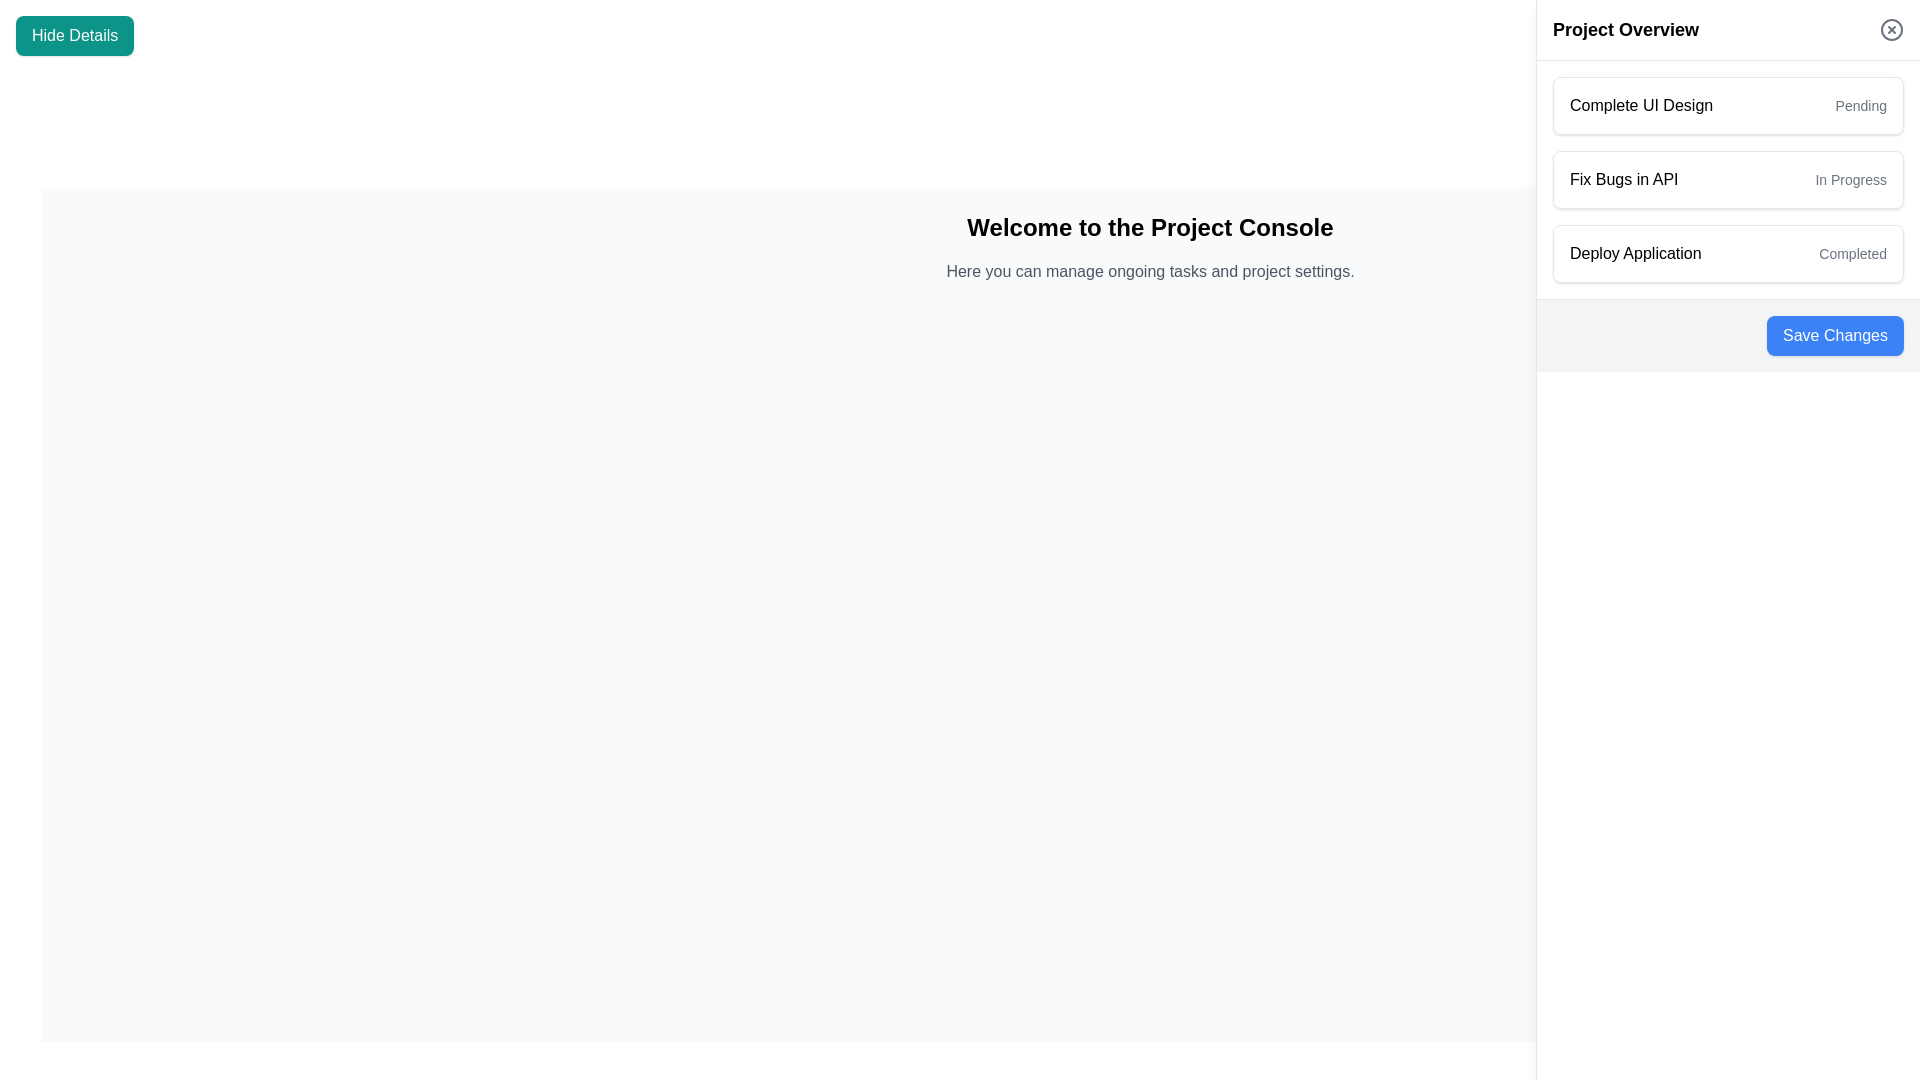  What do you see at coordinates (1860, 105) in the screenshot?
I see `the status indicator text label for the task 'Complete UI Design' in the 'Project Overview' section` at bounding box center [1860, 105].